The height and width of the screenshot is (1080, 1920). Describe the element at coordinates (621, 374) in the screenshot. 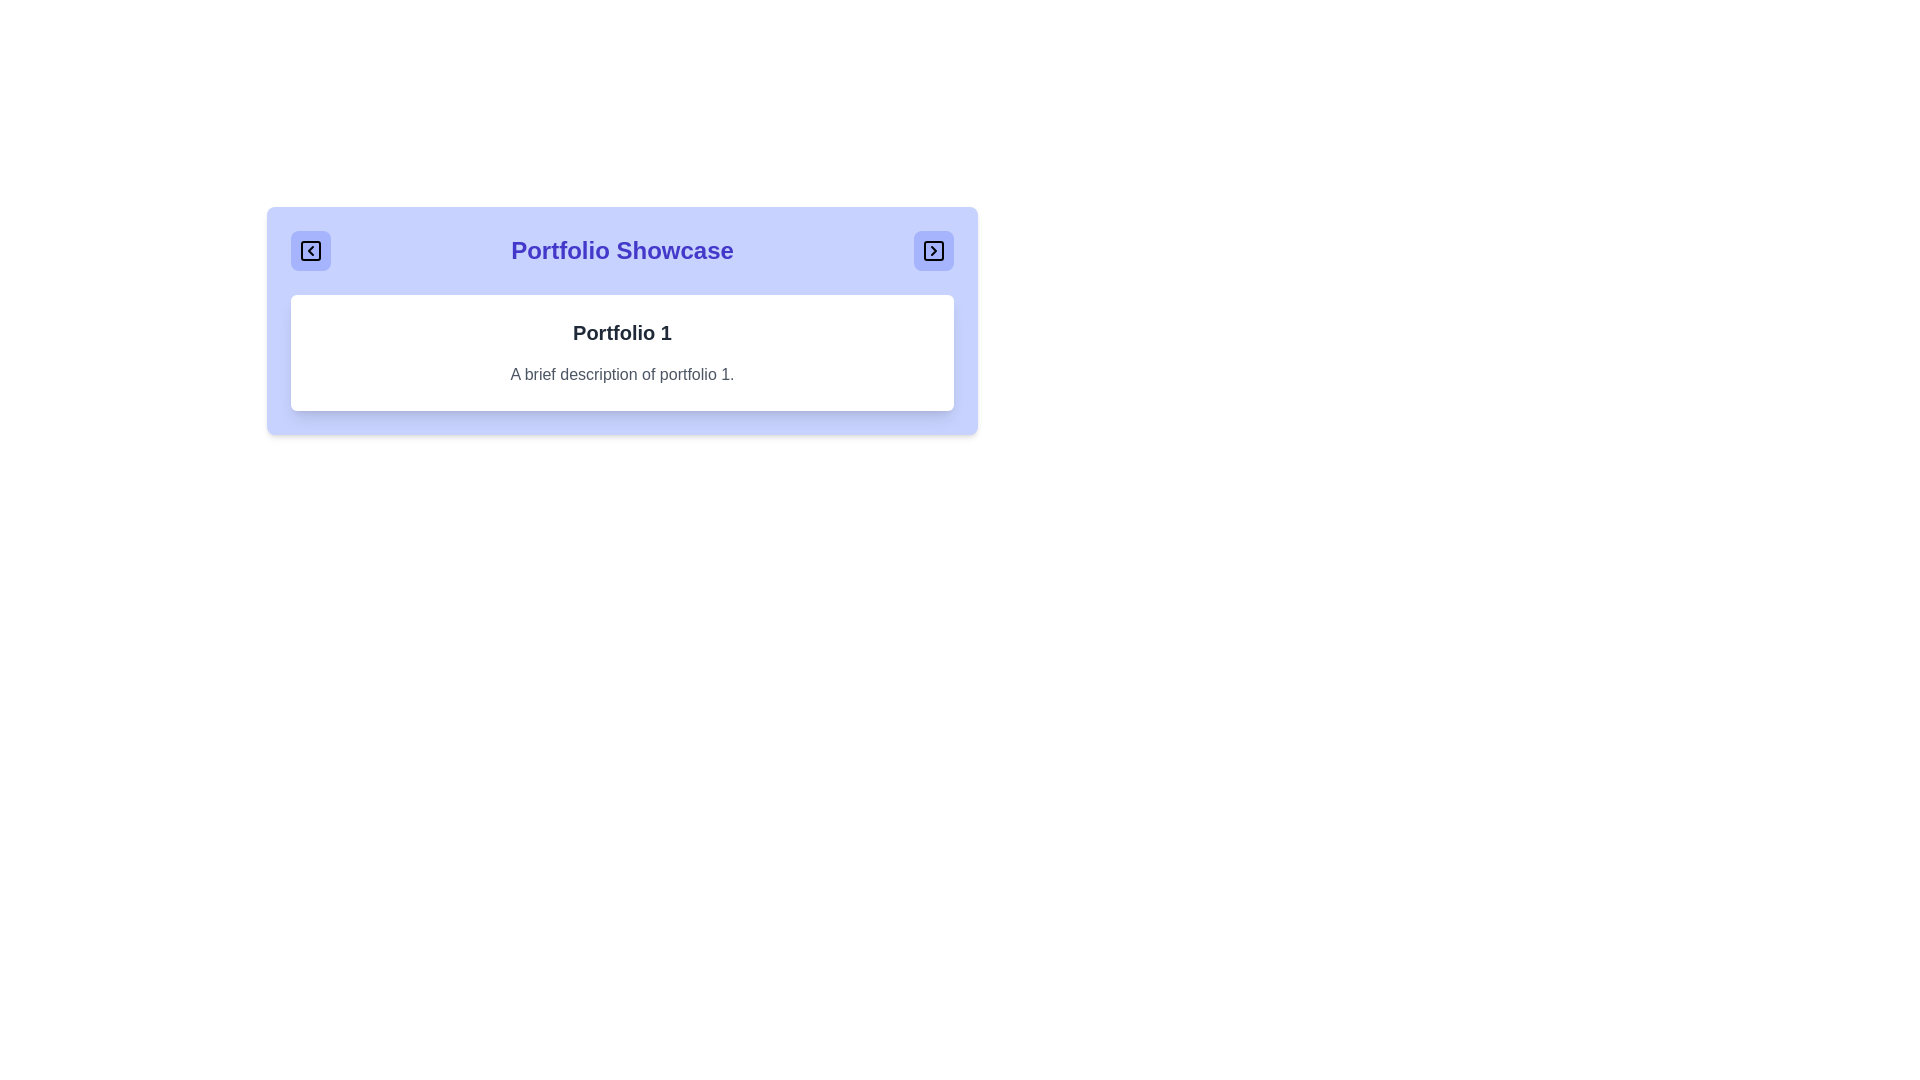

I see `the static text element that provides a descriptive summary related to 'Portfolio 1', located directly underneath the title and centered horizontally` at that location.